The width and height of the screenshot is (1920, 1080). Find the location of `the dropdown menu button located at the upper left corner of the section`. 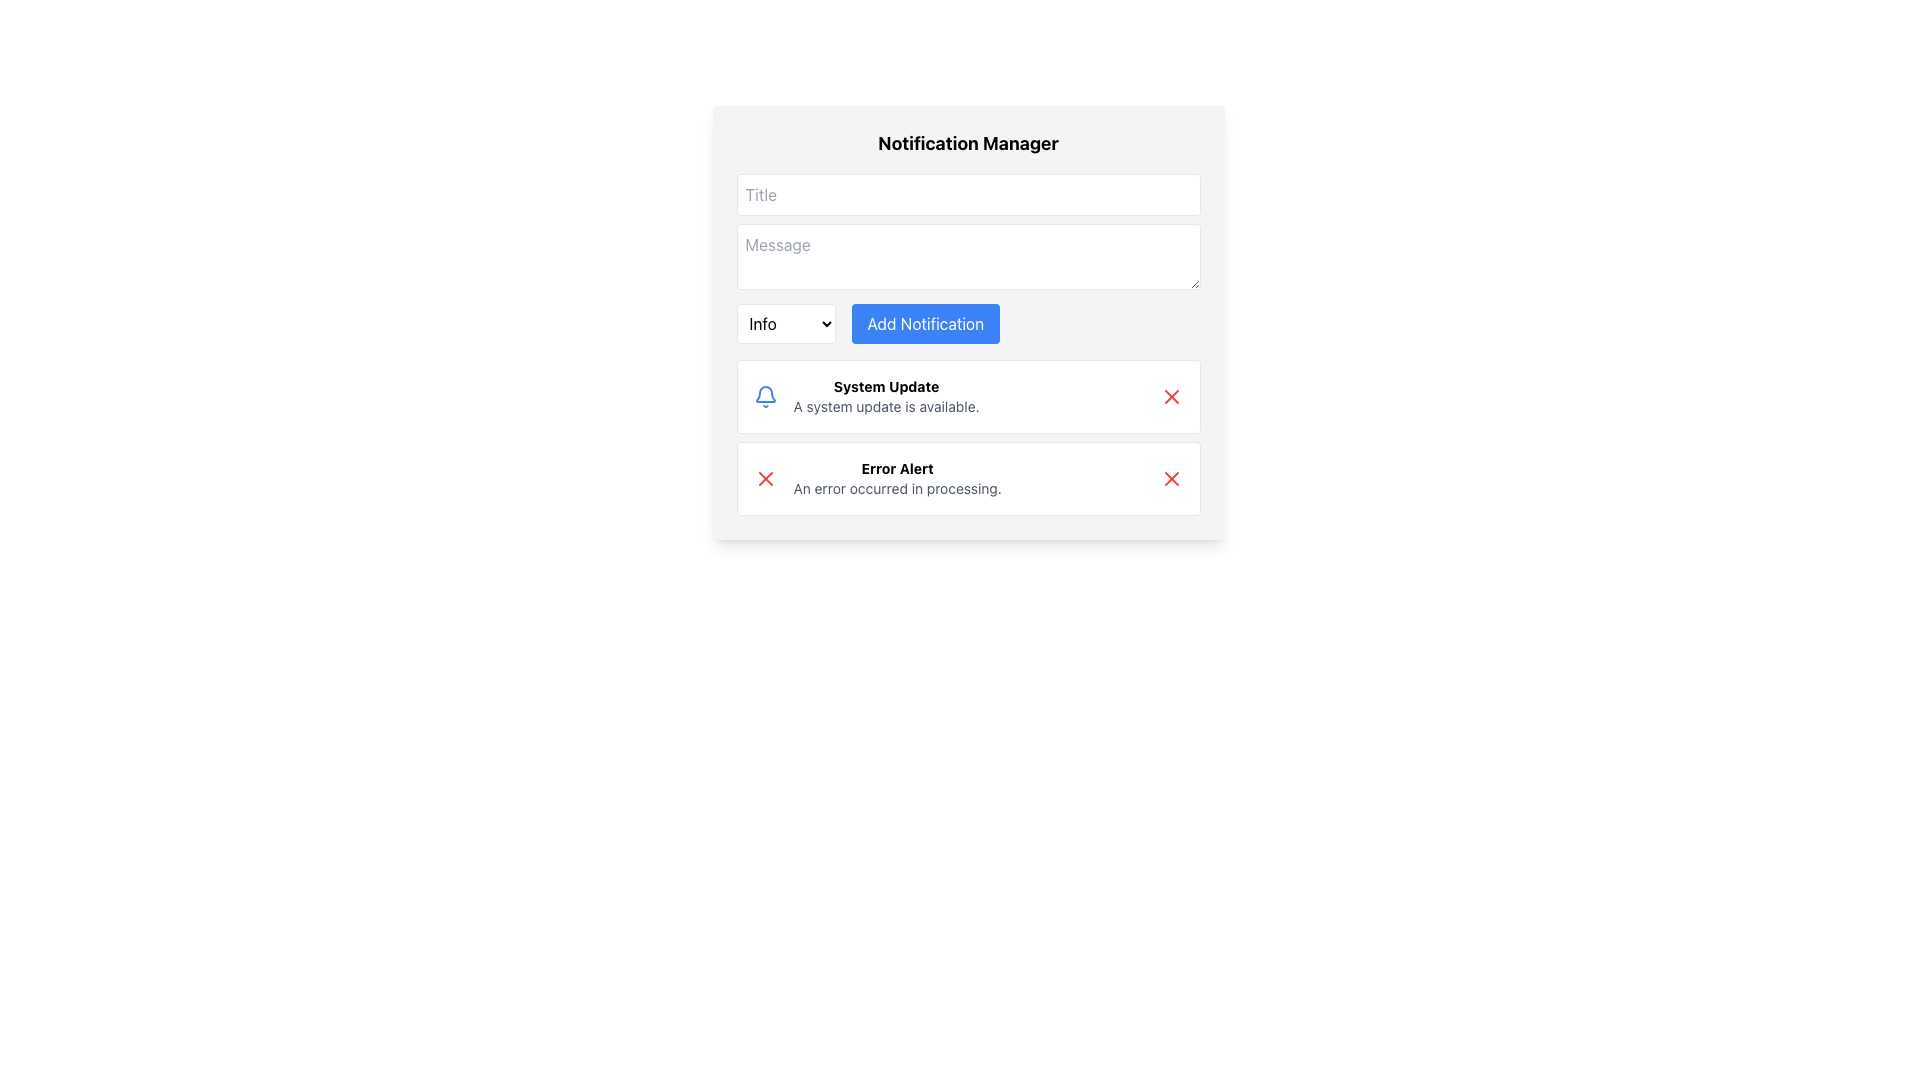

the dropdown menu button located at the upper left corner of the section is located at coordinates (785, 323).